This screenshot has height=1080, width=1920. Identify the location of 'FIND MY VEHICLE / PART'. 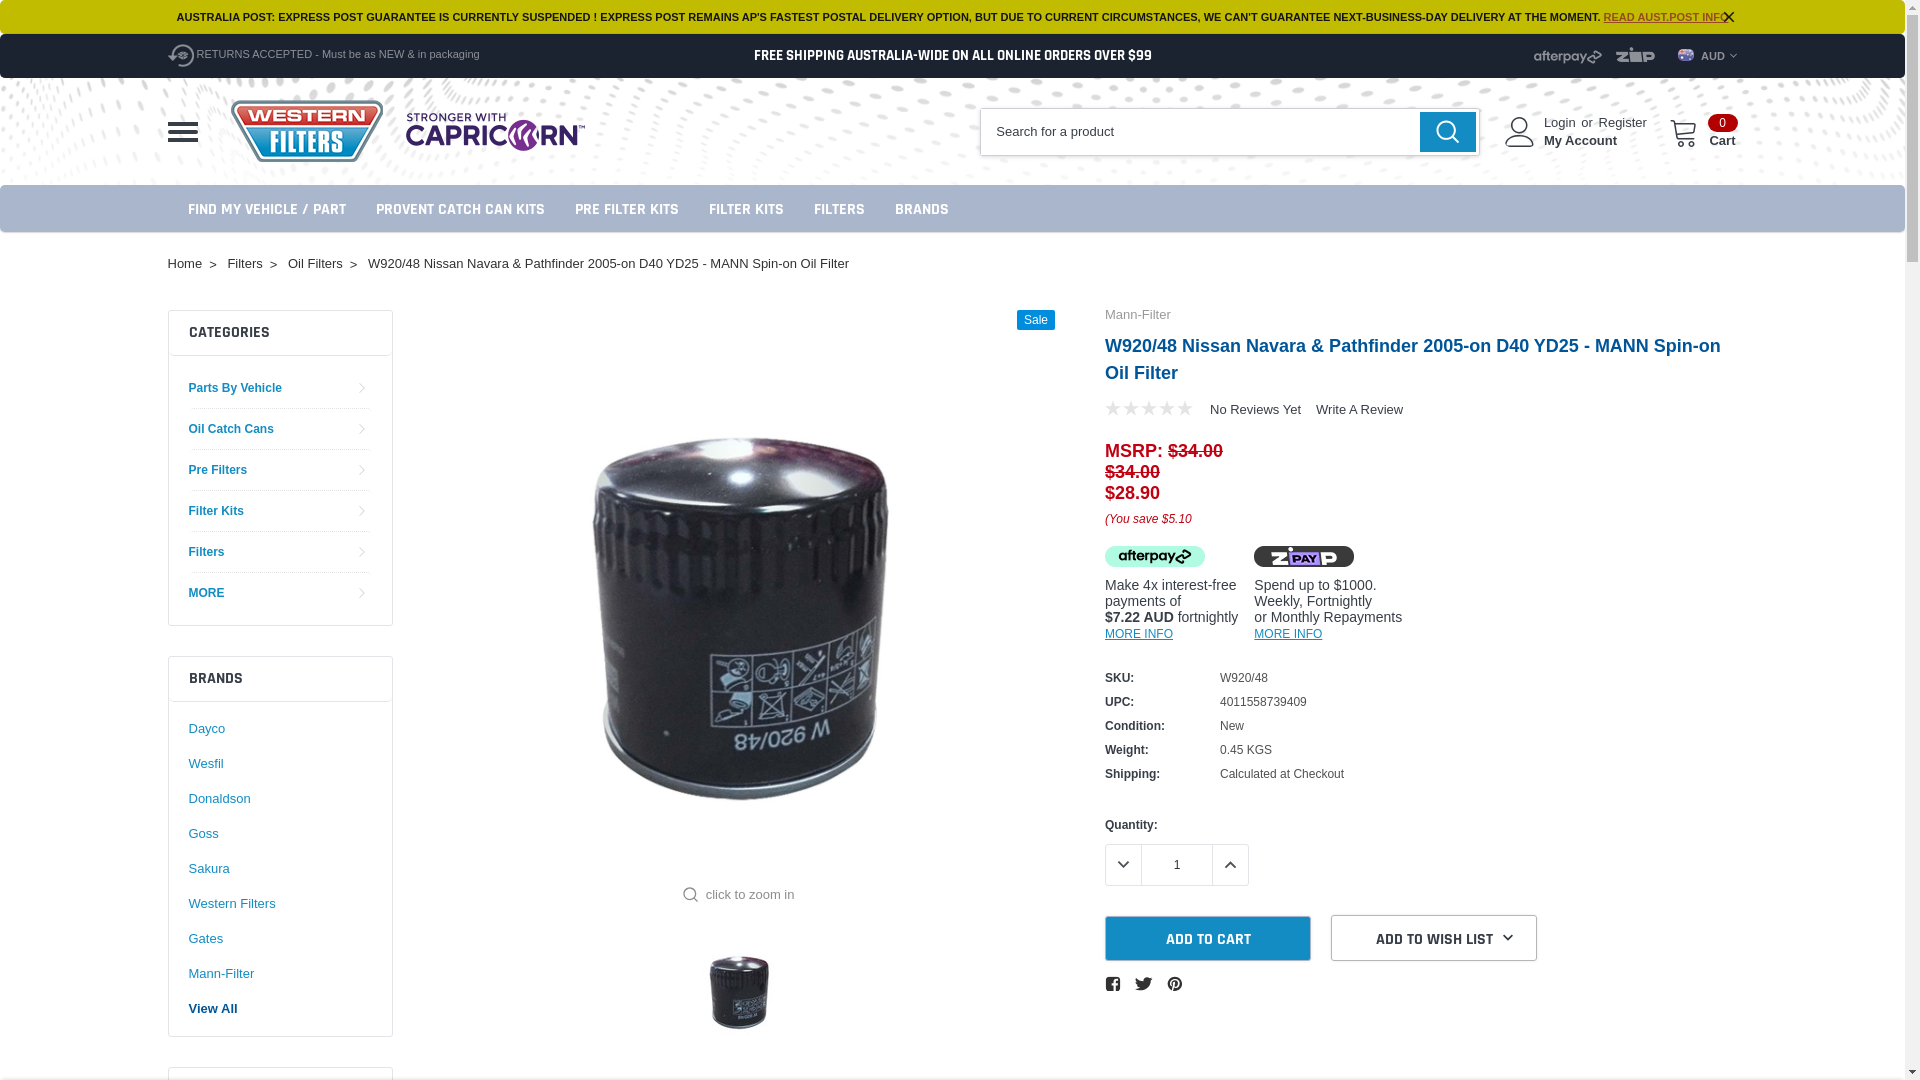
(266, 208).